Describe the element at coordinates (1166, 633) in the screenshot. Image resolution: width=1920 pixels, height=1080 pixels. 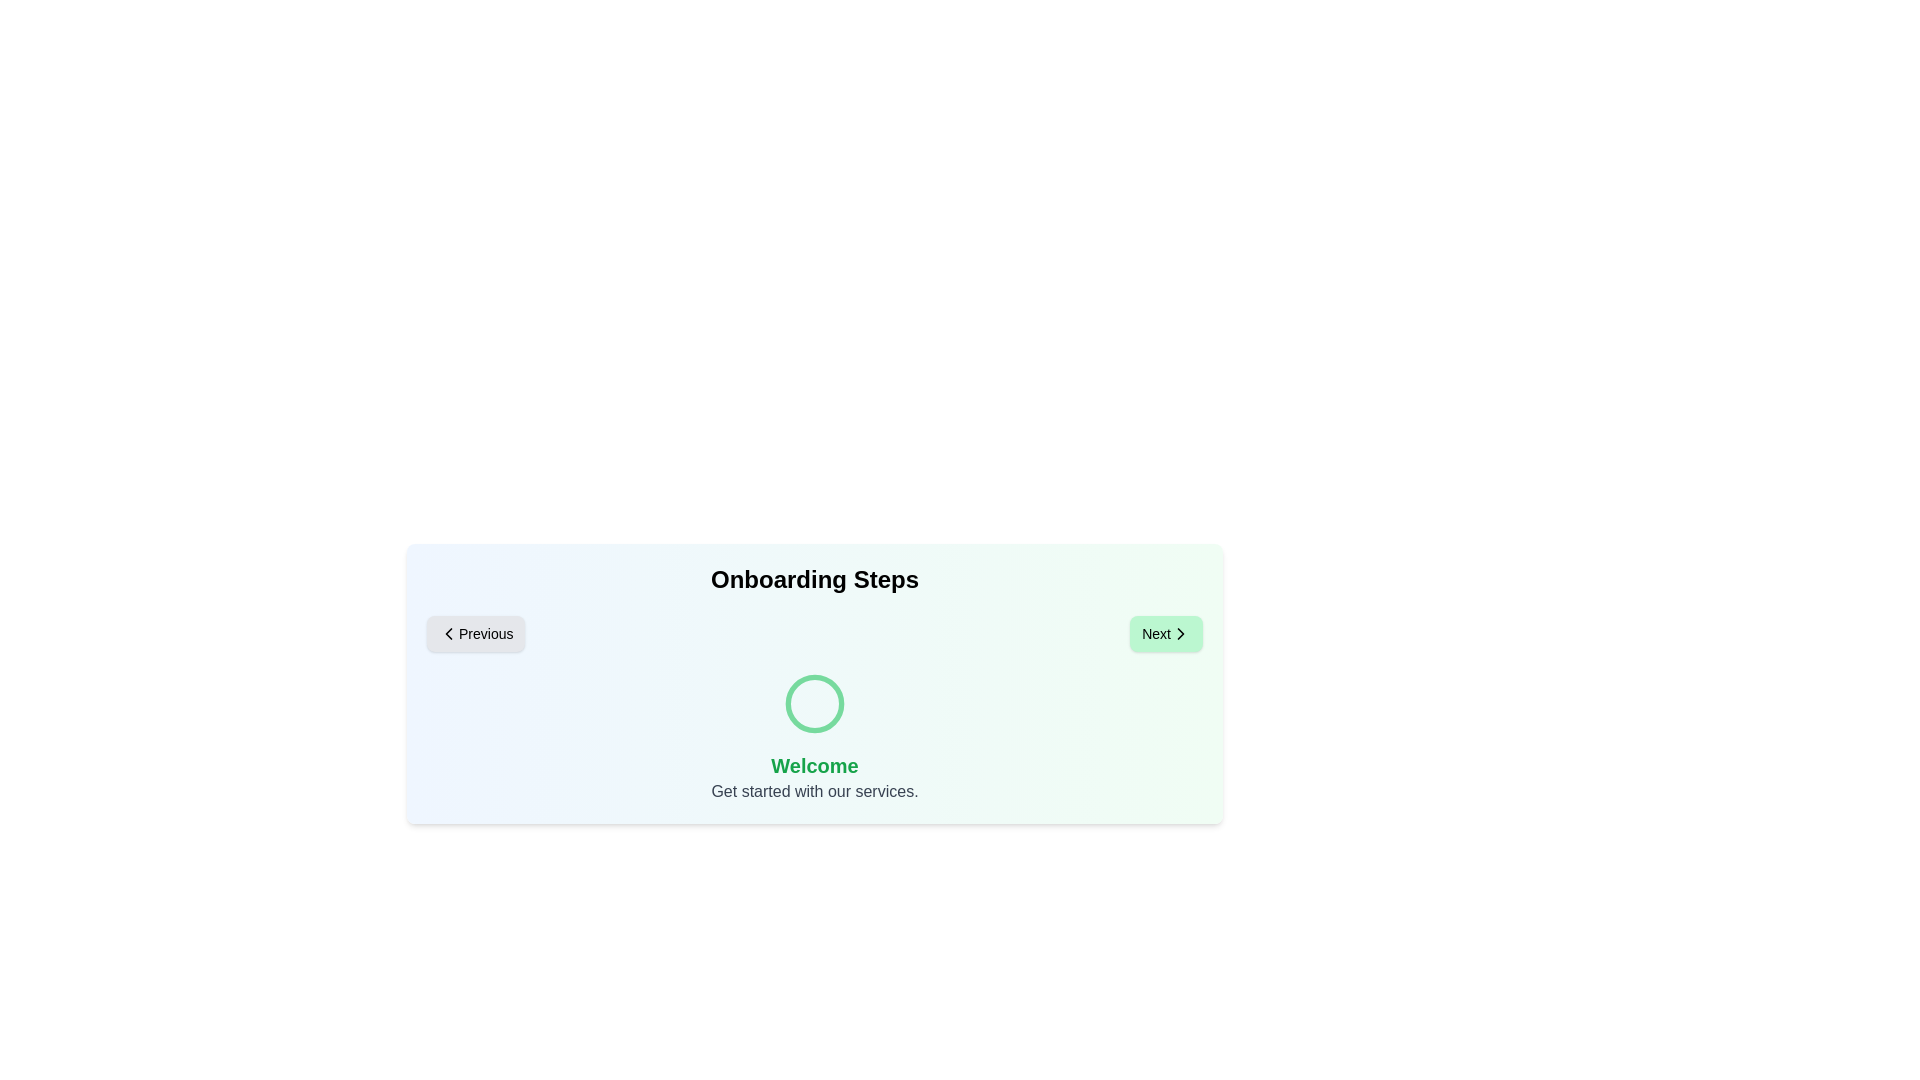
I see `the 'Next' button to proceed to the next step` at that location.